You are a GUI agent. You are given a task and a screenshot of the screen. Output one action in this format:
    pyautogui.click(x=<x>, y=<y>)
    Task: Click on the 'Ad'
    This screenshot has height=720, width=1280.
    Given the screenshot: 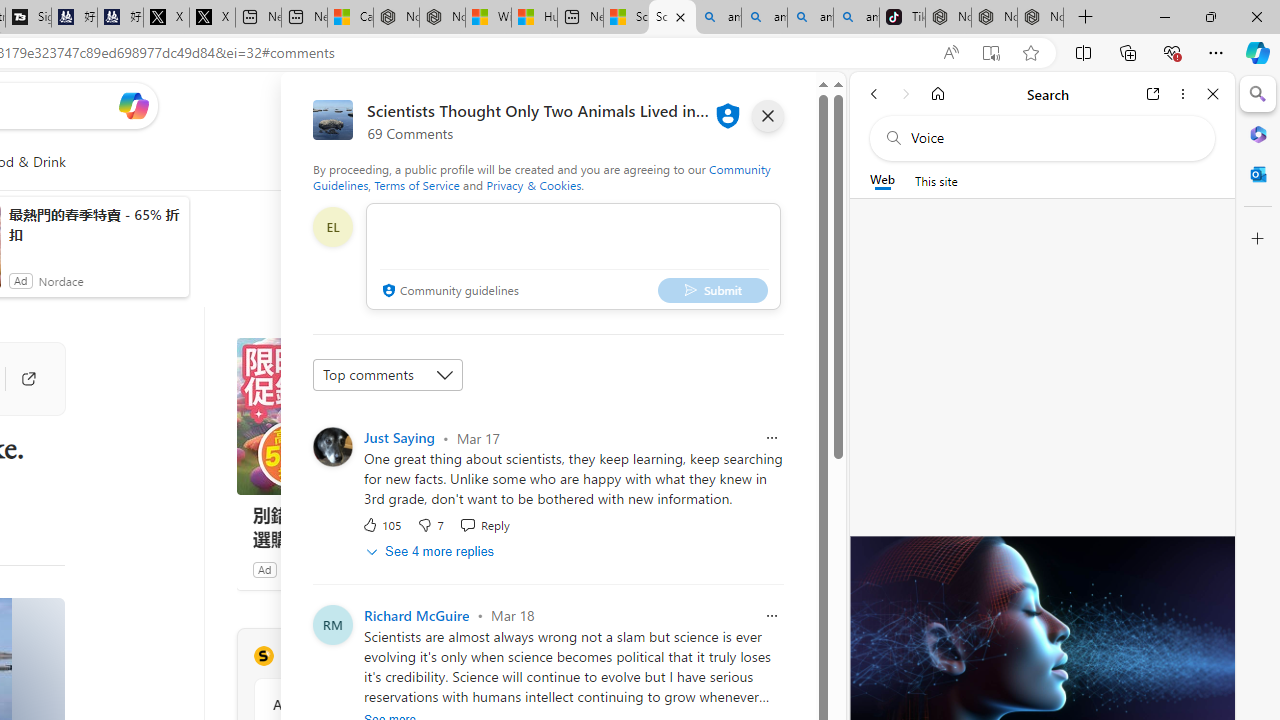 What is the action you would take?
    pyautogui.click(x=263, y=569)
    